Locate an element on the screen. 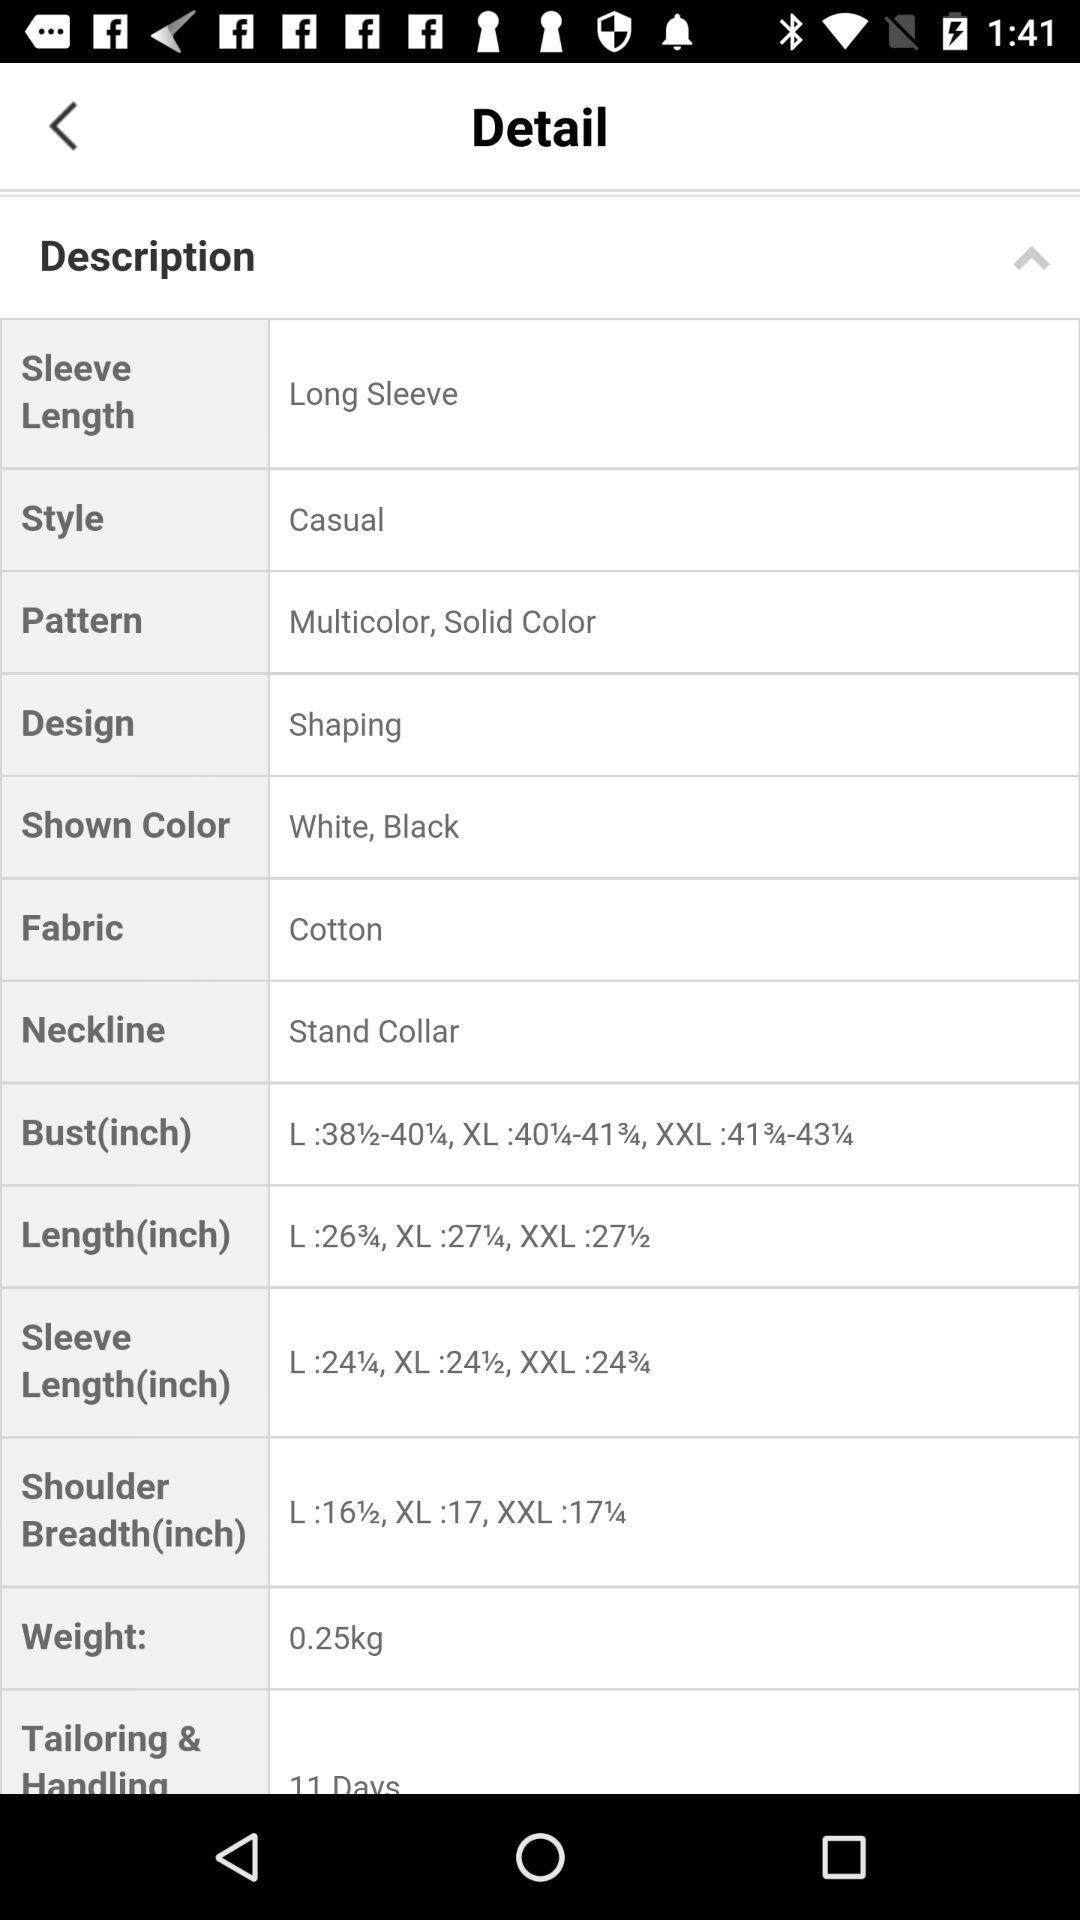  go back is located at coordinates (61, 124).